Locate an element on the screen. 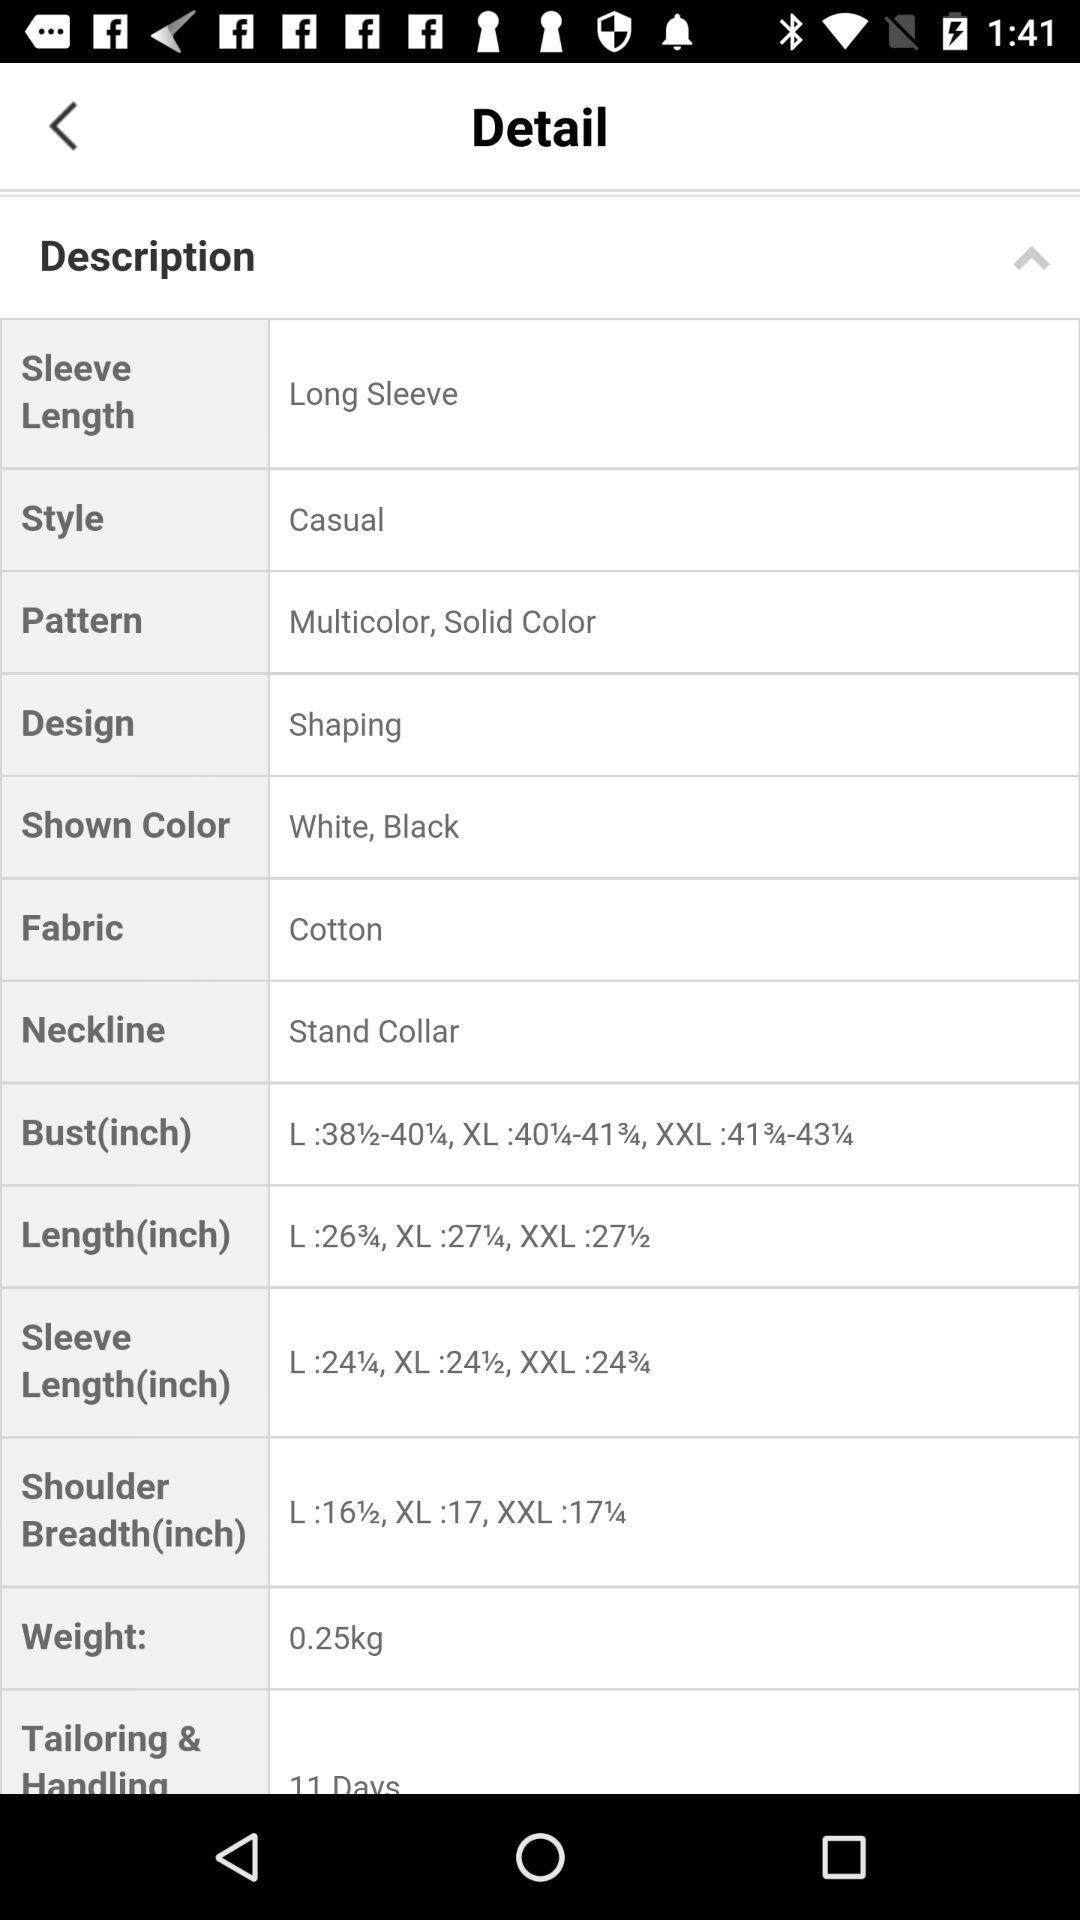  go back is located at coordinates (61, 124).